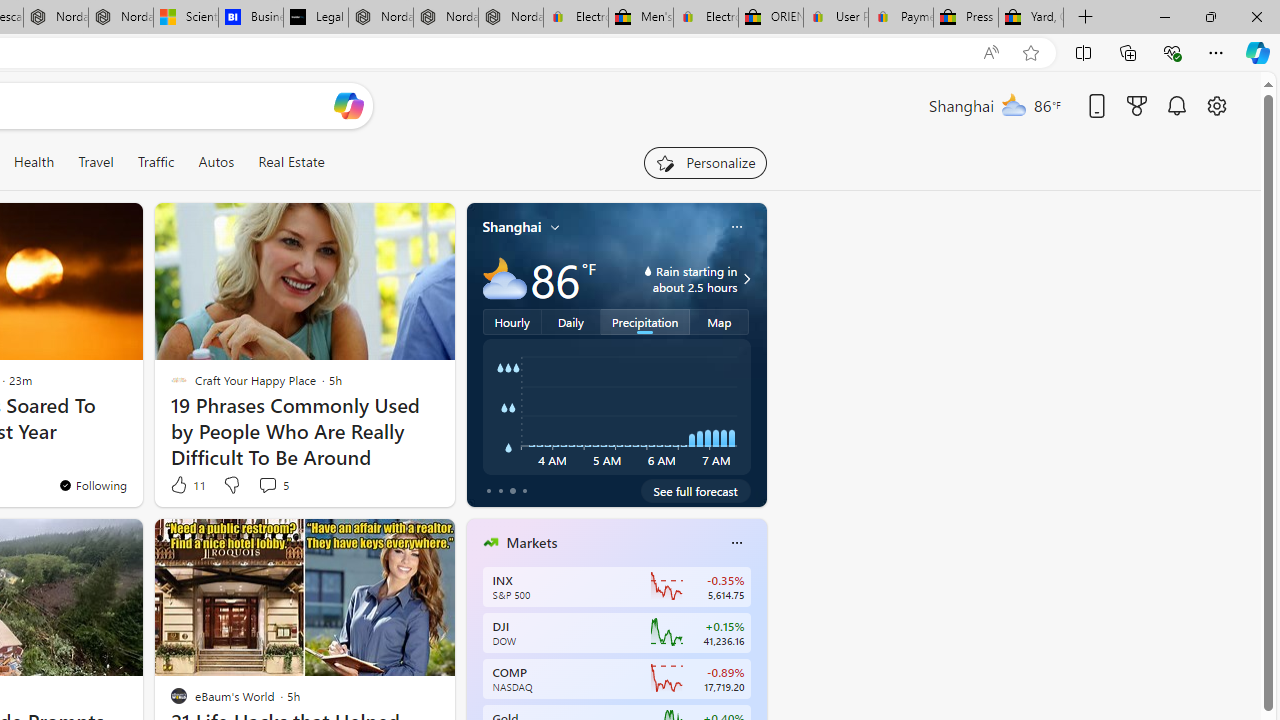 This screenshot has height=720, width=1280. Describe the element at coordinates (1137, 105) in the screenshot. I see `'Microsoft rewards'` at that location.